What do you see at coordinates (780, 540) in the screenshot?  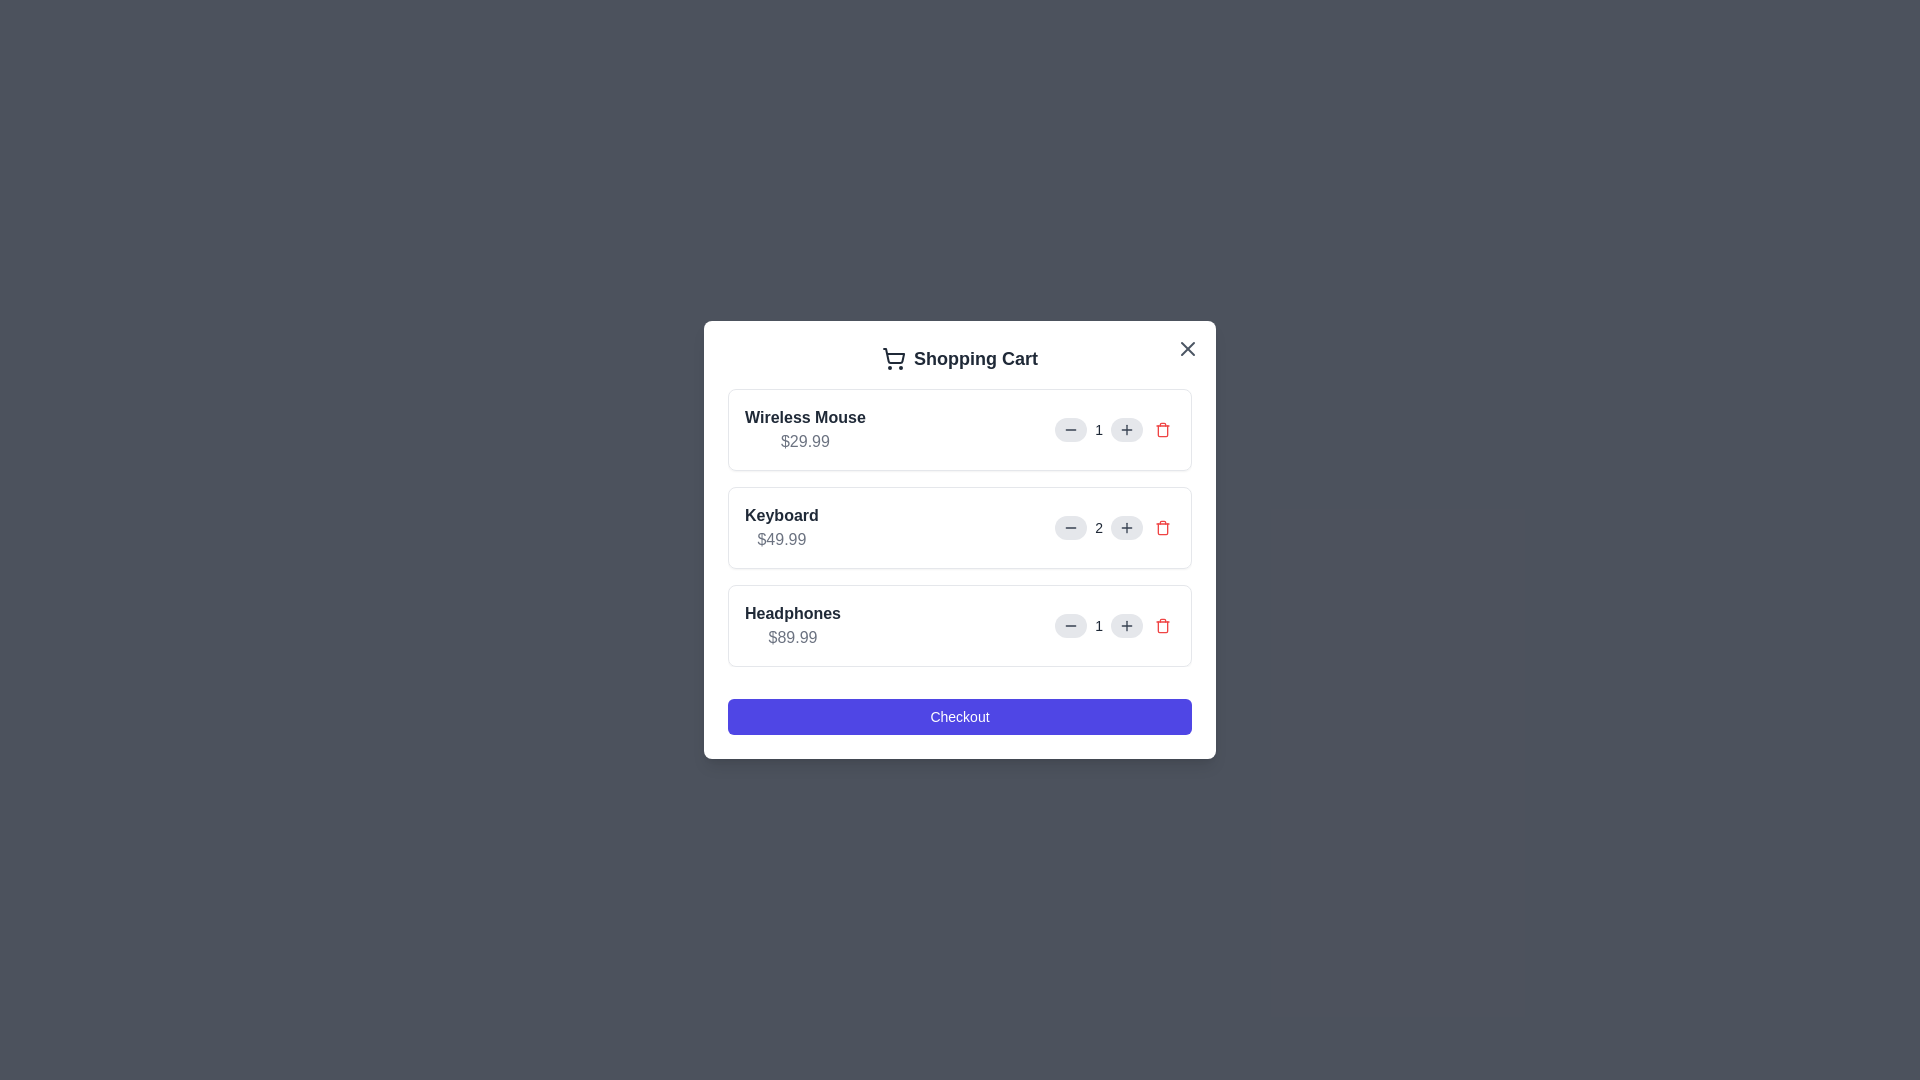 I see `the price label displaying '$49.99' which is located below the 'Keyboard' label in the shopping cart interface` at bounding box center [780, 540].